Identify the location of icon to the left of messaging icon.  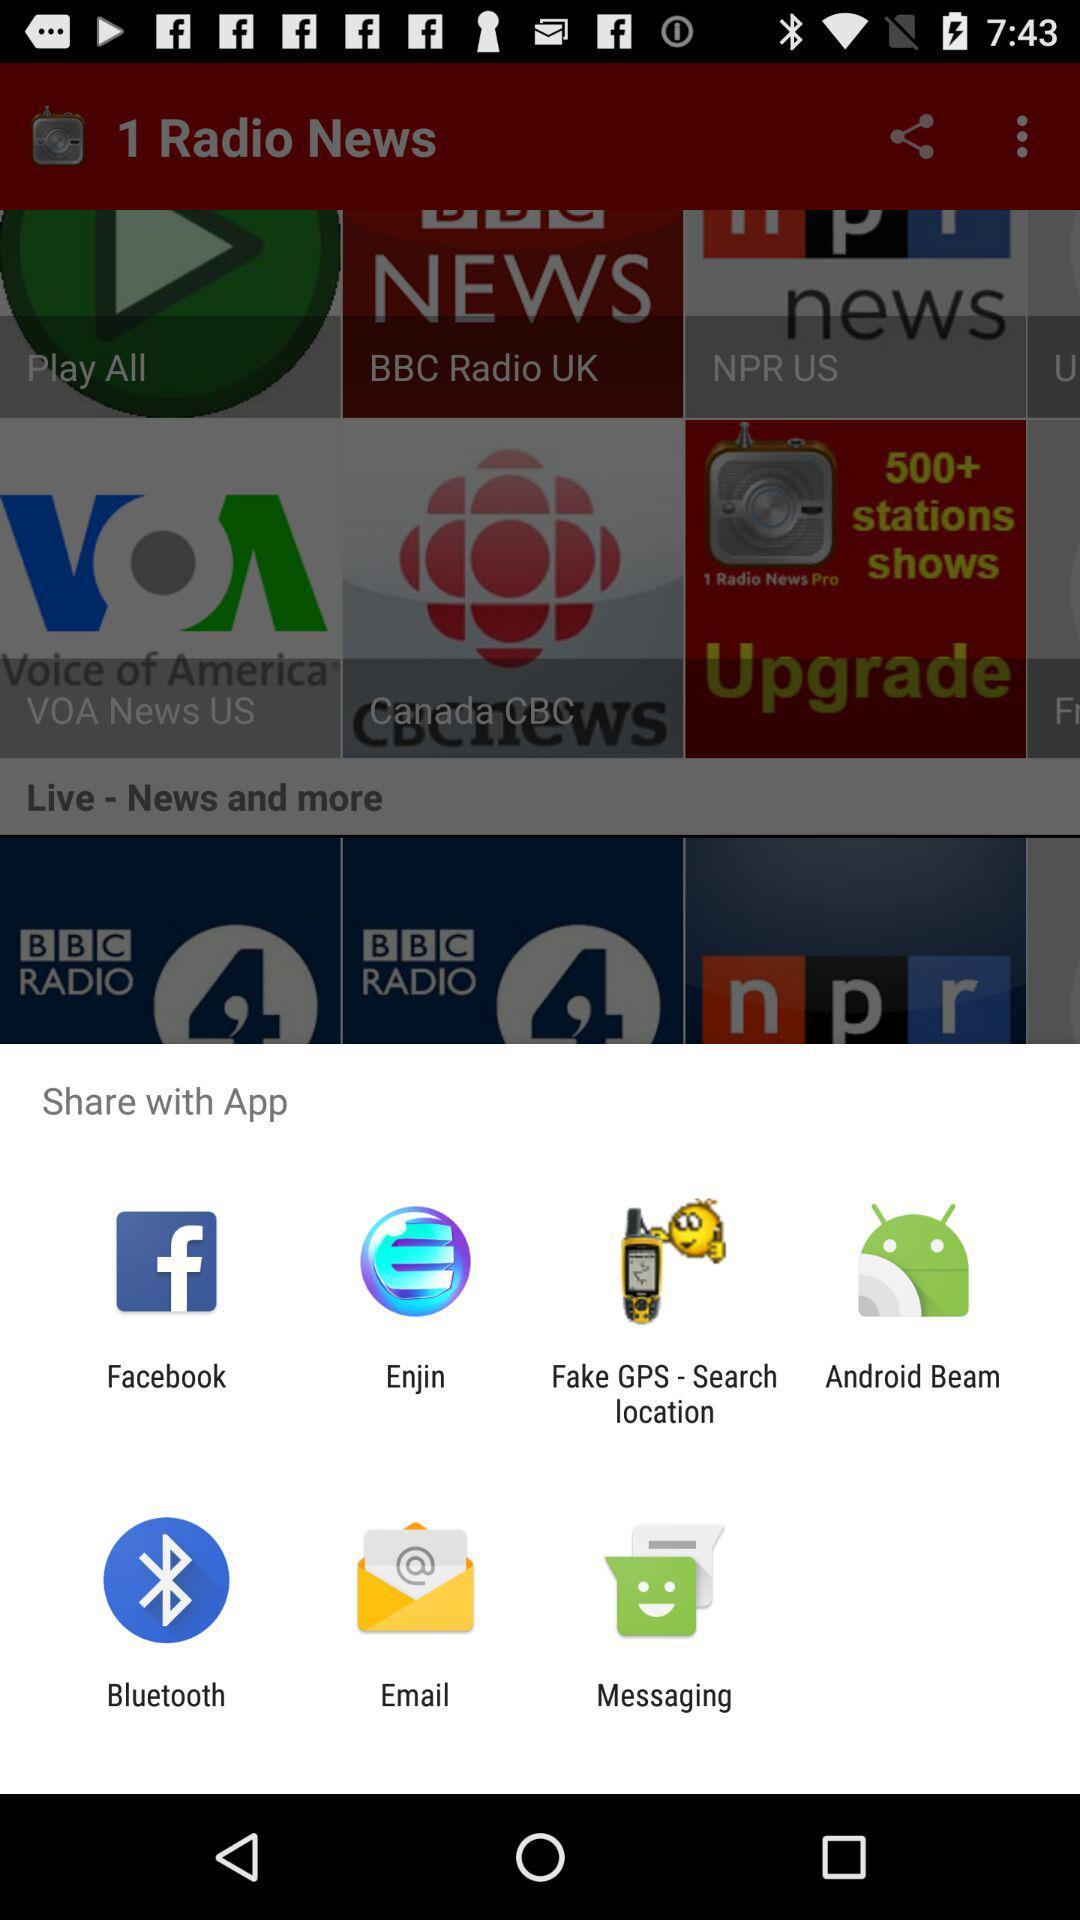
(414, 1711).